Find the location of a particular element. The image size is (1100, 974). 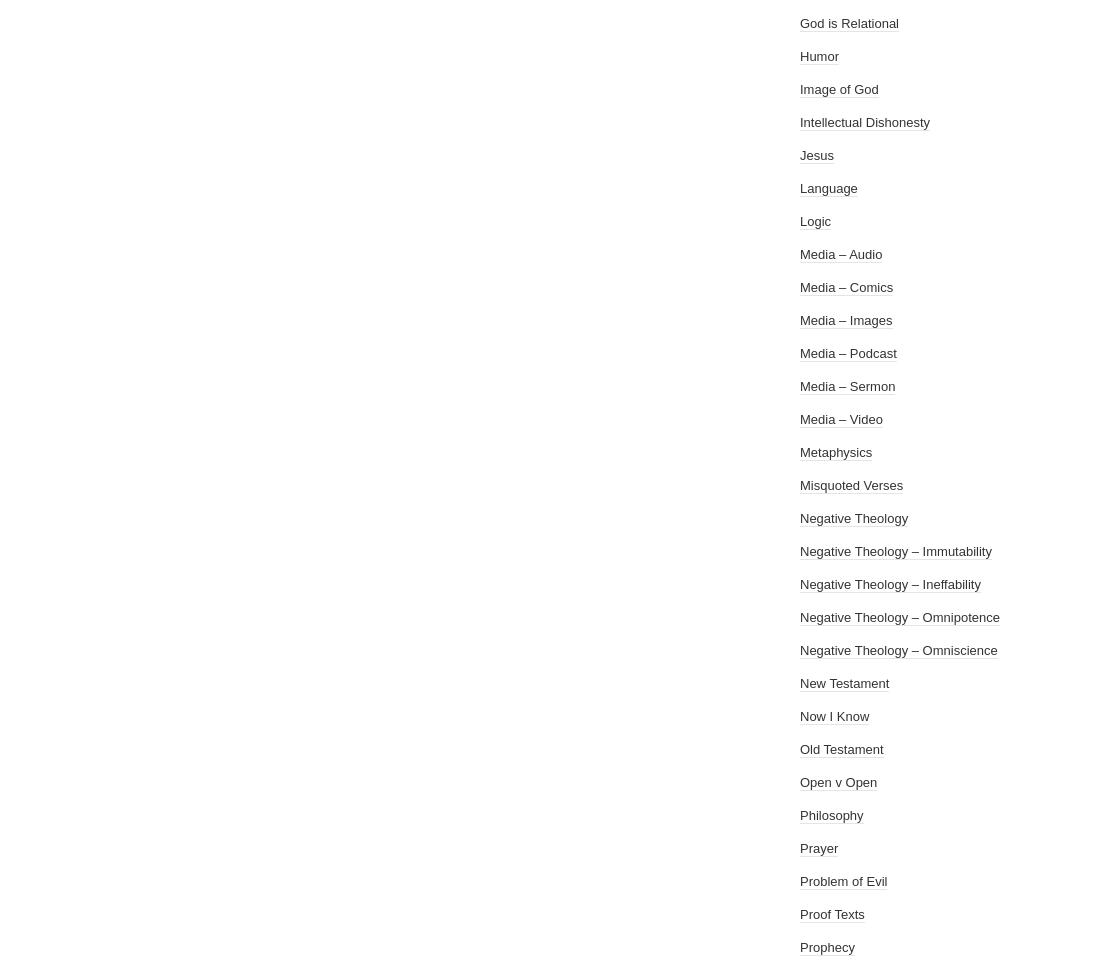

'Metaphysics' is located at coordinates (800, 451).